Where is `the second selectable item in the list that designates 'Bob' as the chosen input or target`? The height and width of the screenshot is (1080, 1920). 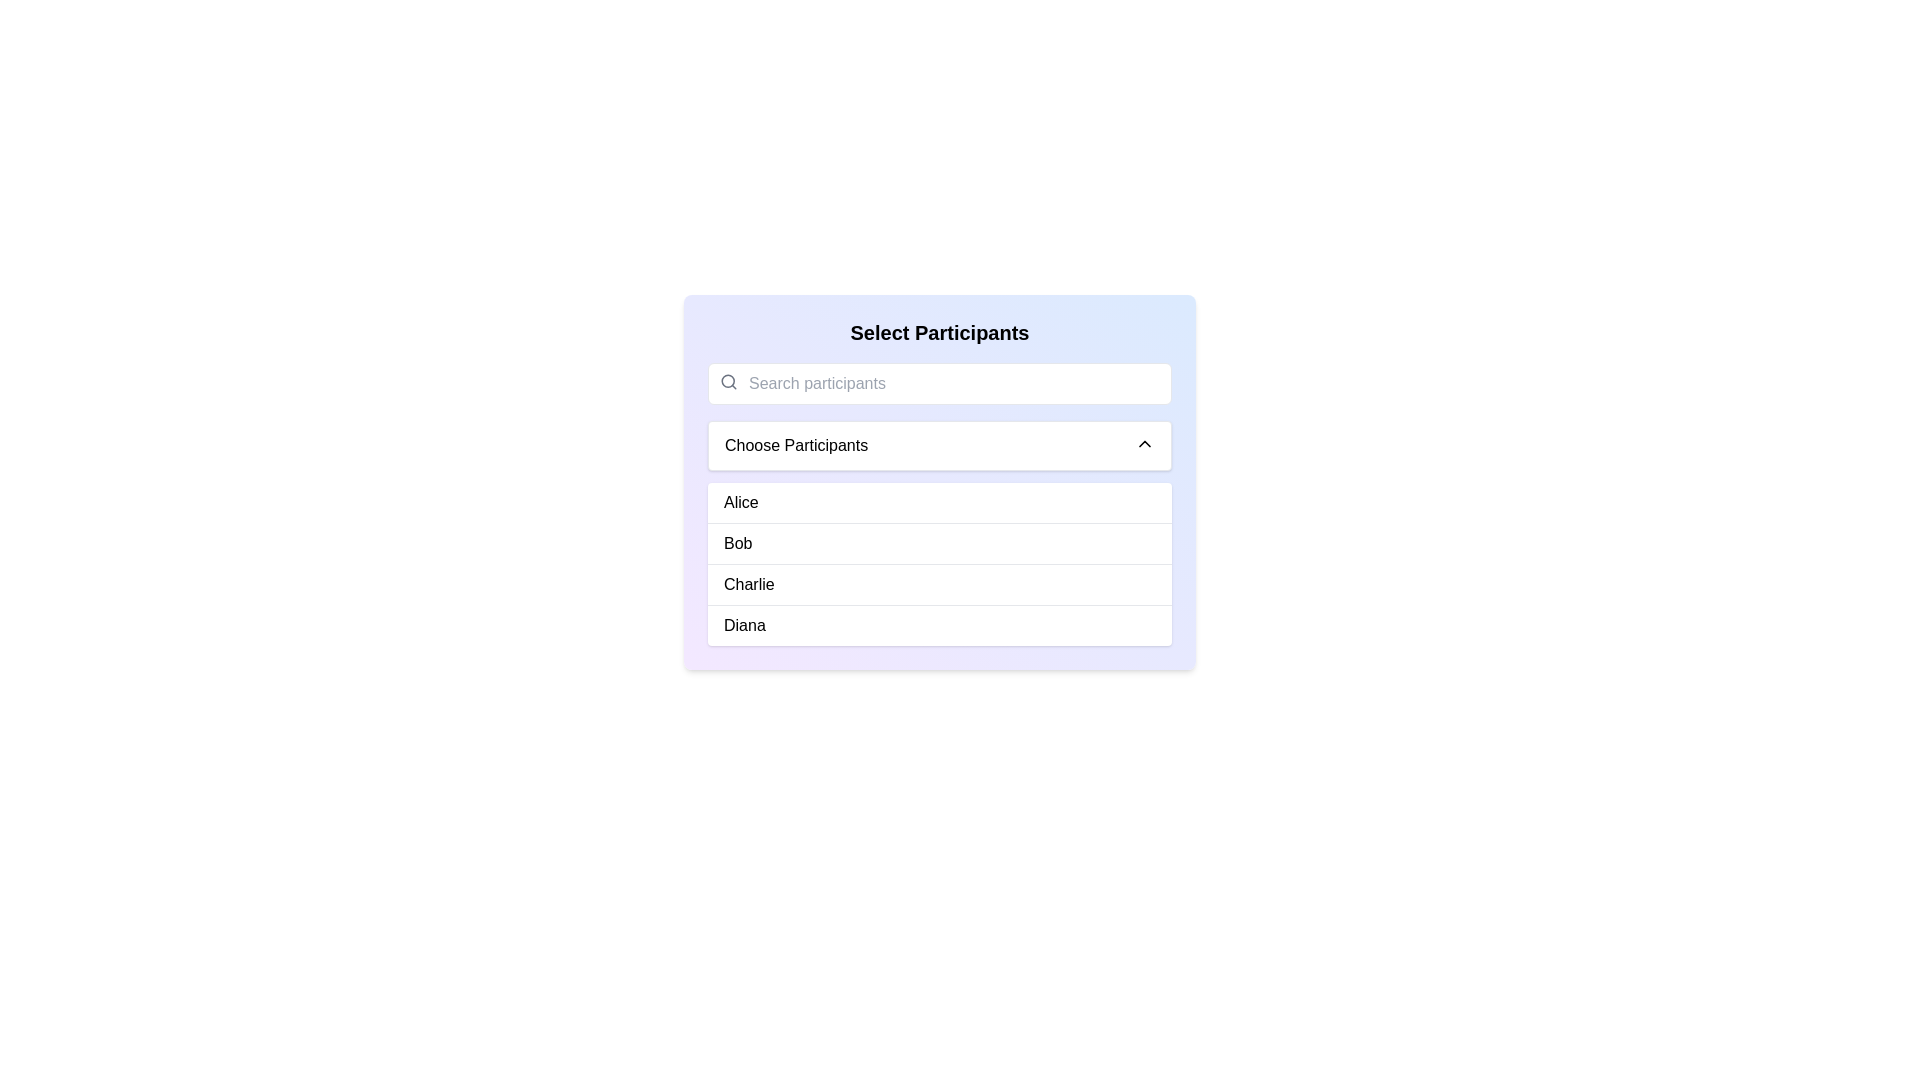 the second selectable item in the list that designates 'Bob' as the chosen input or target is located at coordinates (939, 543).